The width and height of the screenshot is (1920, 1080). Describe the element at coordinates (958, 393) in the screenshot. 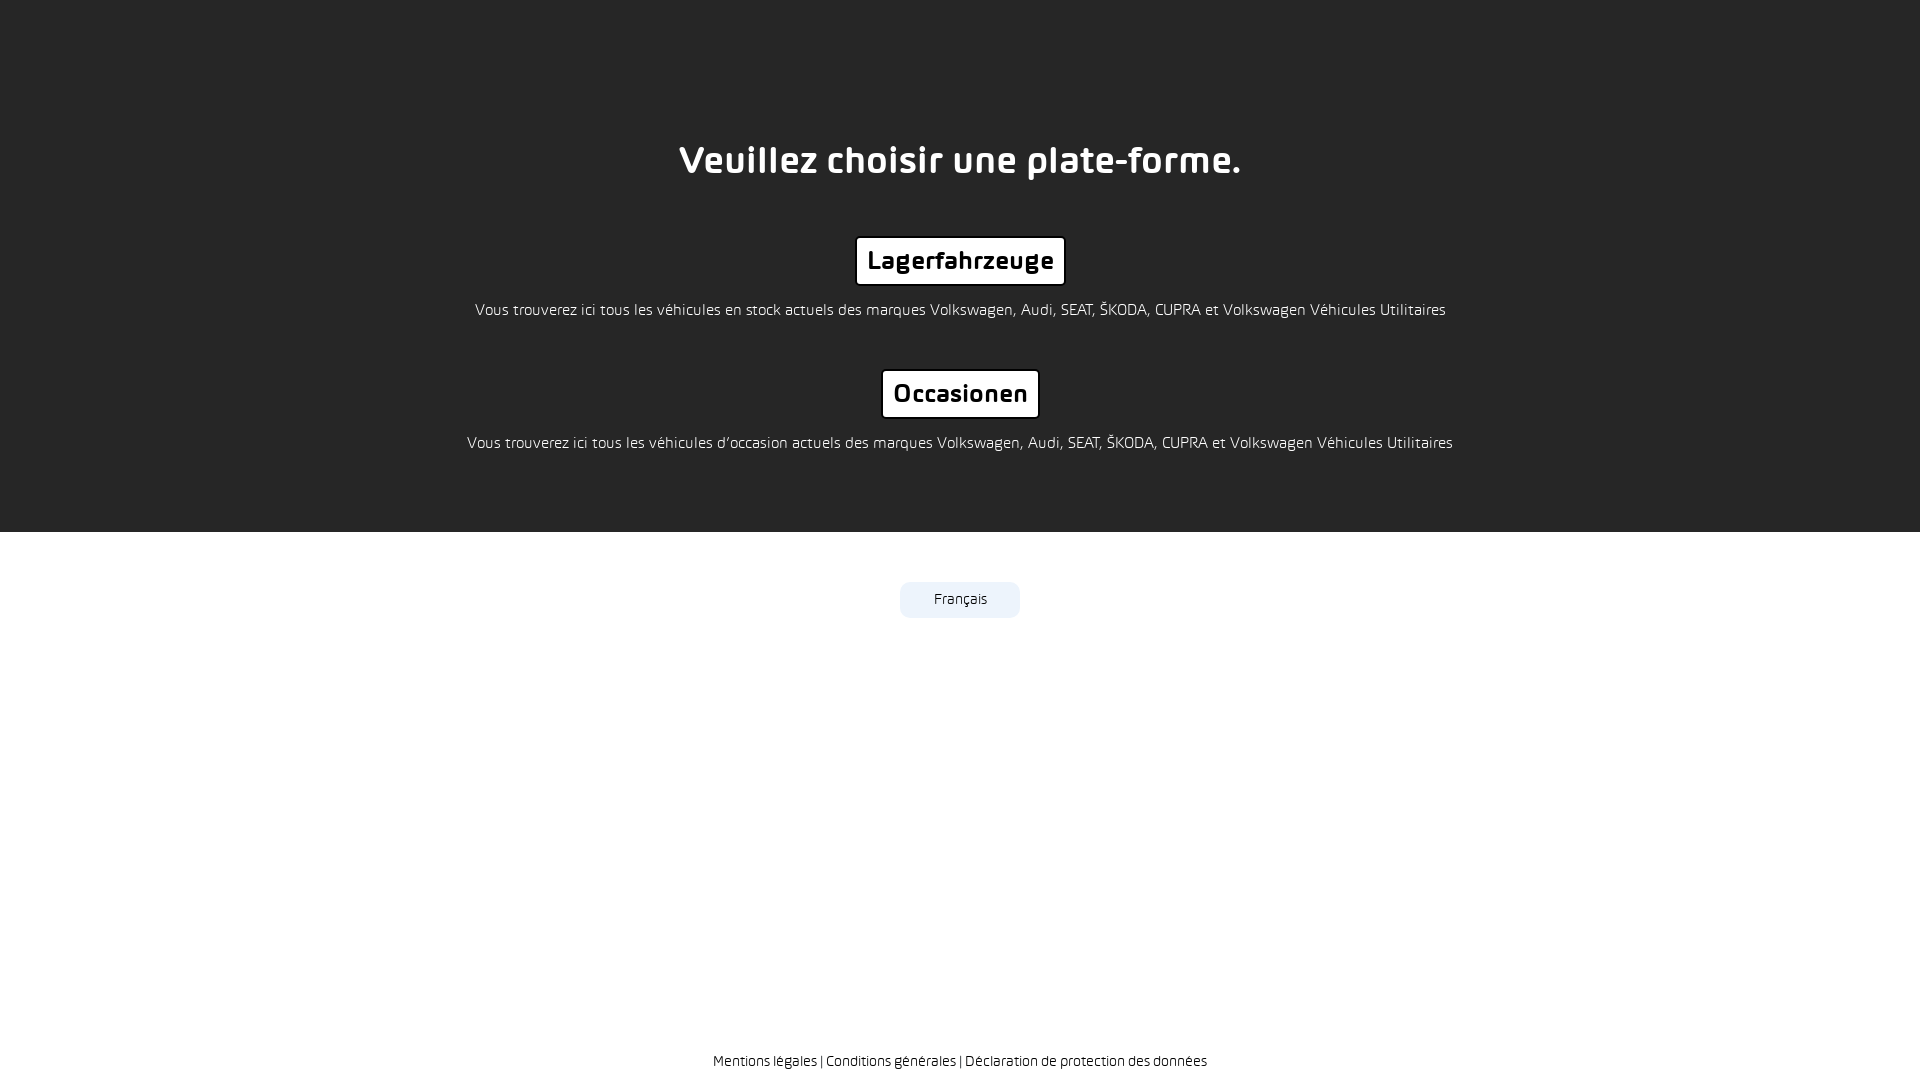

I see `'Occasionen'` at that location.